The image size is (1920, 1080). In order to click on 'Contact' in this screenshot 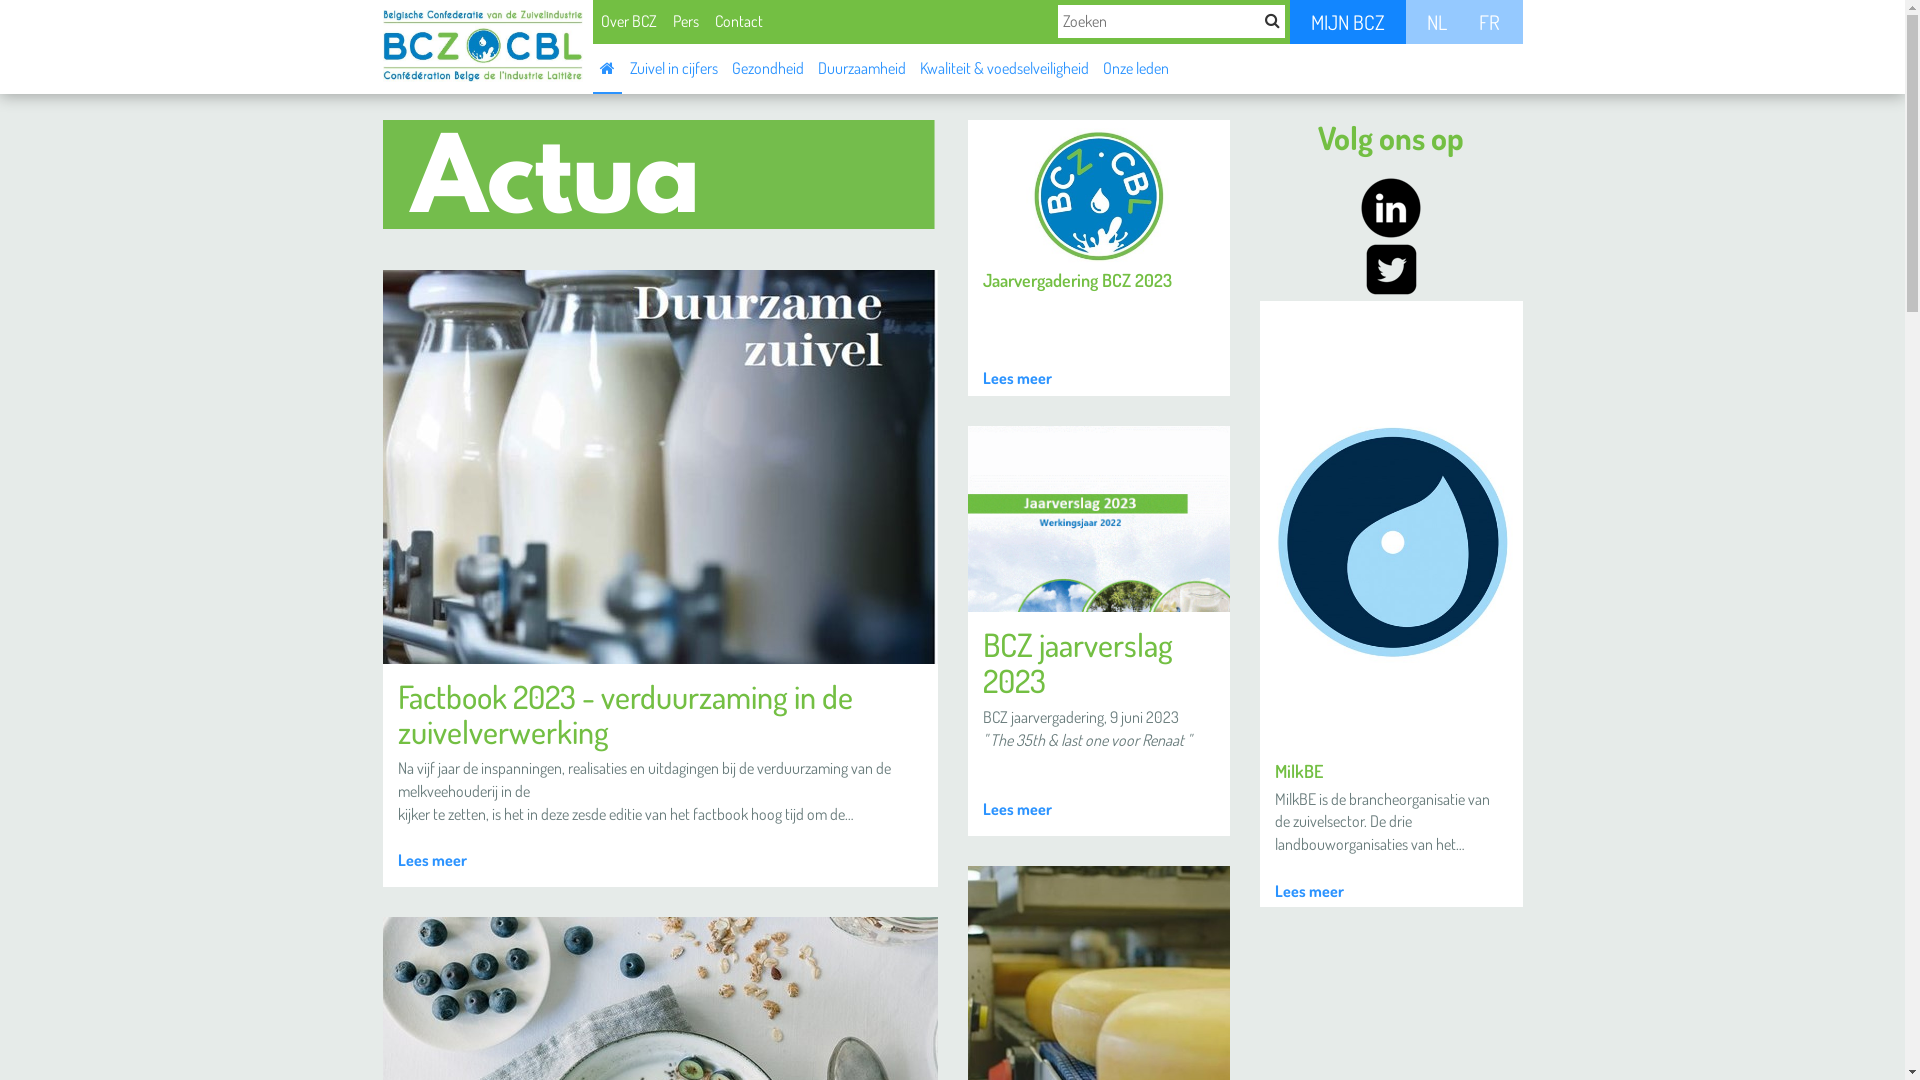, I will do `click(737, 20)`.